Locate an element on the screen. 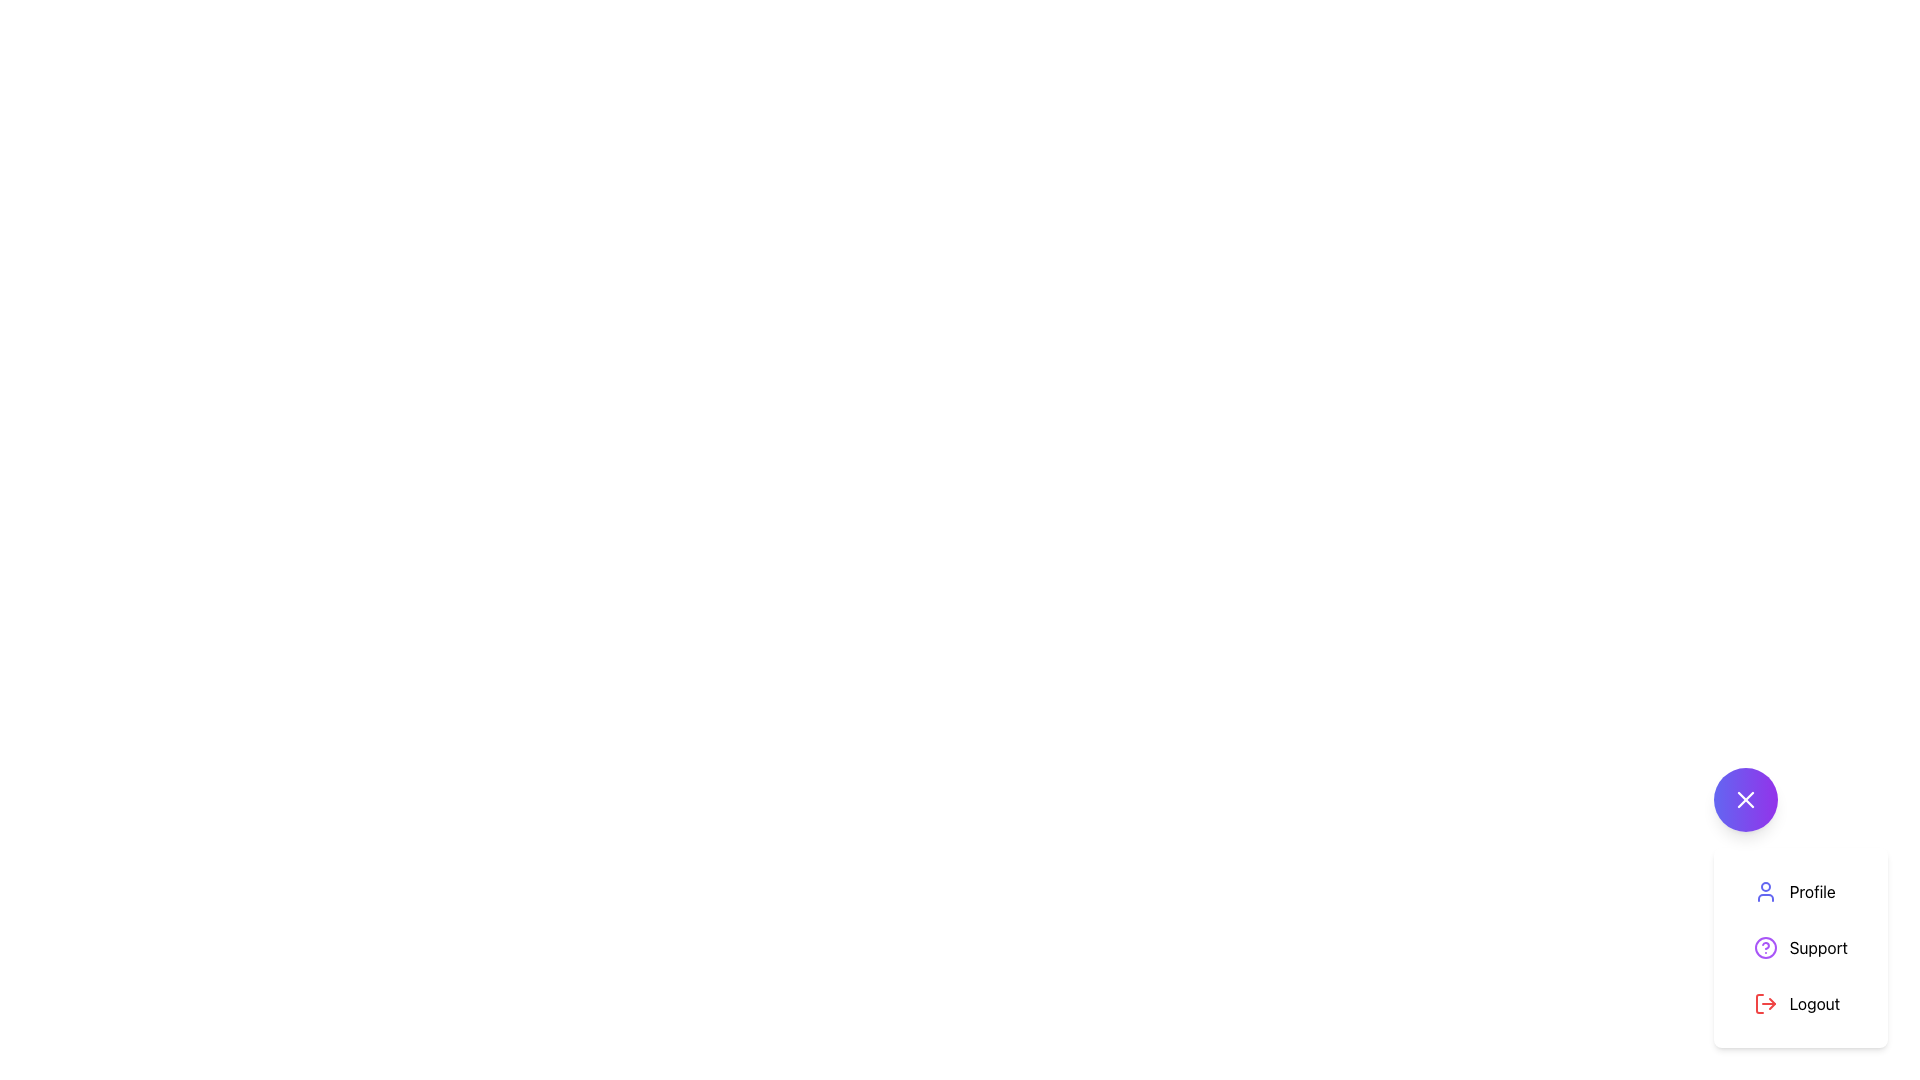 This screenshot has width=1920, height=1080. the 'Profile' icon, which is the leftmost icon in the menu representing user profile features, located above the 'Support' item is located at coordinates (1765, 890).